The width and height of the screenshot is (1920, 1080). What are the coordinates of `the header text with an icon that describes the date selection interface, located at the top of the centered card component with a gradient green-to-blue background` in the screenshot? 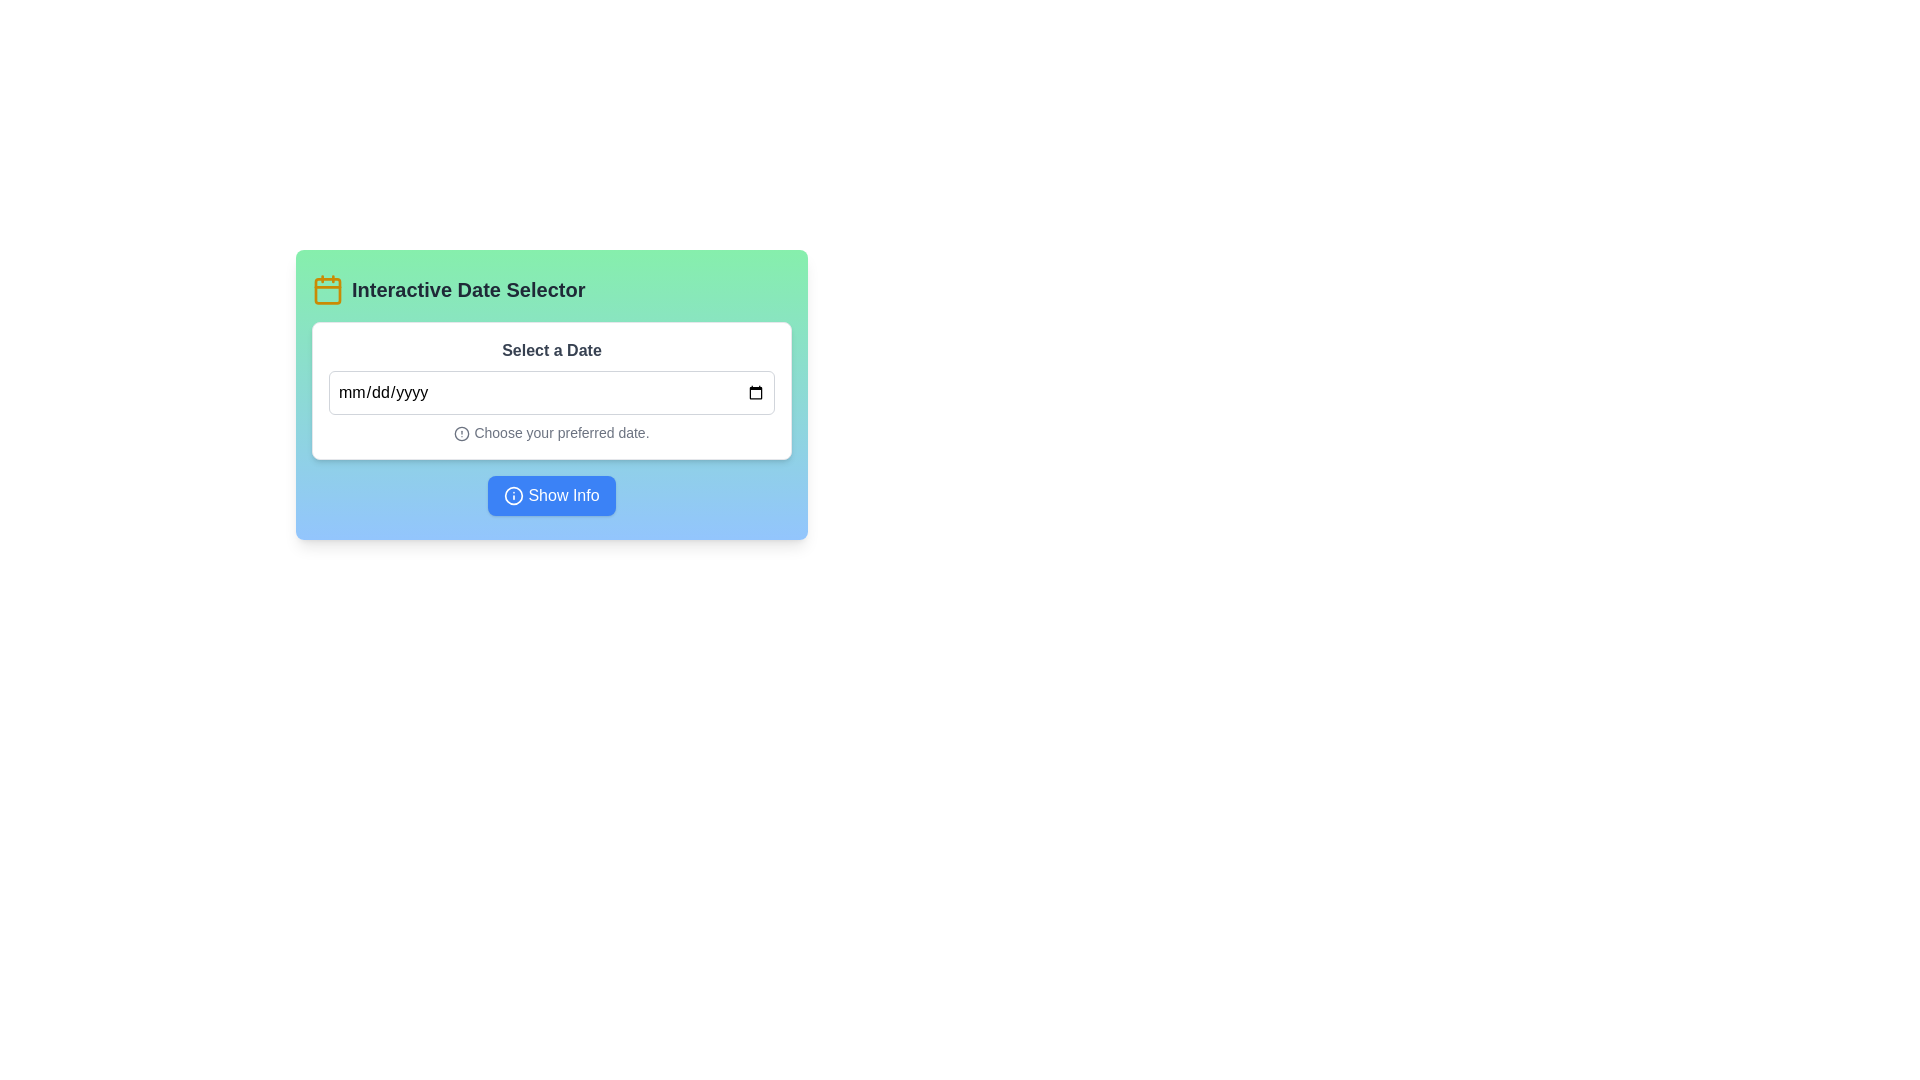 It's located at (552, 289).